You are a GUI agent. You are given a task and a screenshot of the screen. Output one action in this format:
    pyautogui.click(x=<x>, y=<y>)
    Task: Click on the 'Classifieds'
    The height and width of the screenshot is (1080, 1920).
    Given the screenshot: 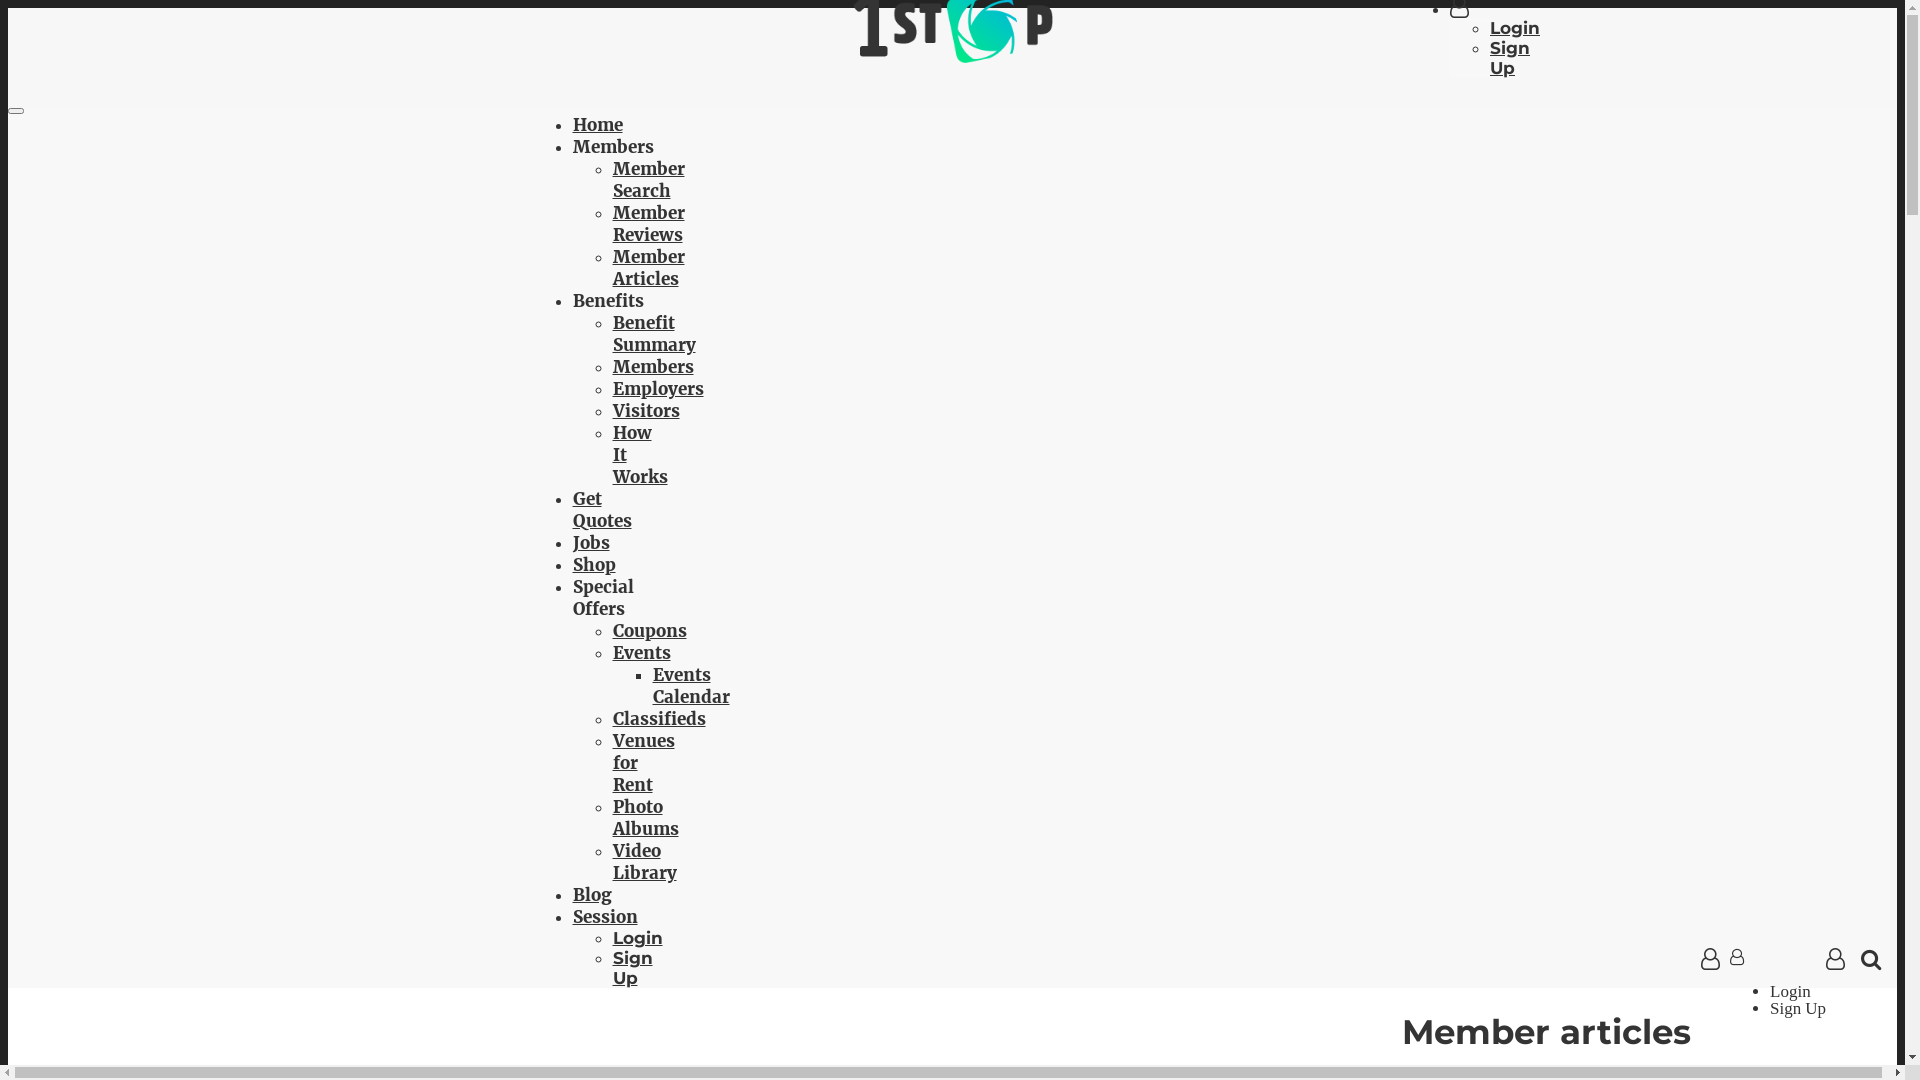 What is the action you would take?
    pyautogui.click(x=658, y=717)
    